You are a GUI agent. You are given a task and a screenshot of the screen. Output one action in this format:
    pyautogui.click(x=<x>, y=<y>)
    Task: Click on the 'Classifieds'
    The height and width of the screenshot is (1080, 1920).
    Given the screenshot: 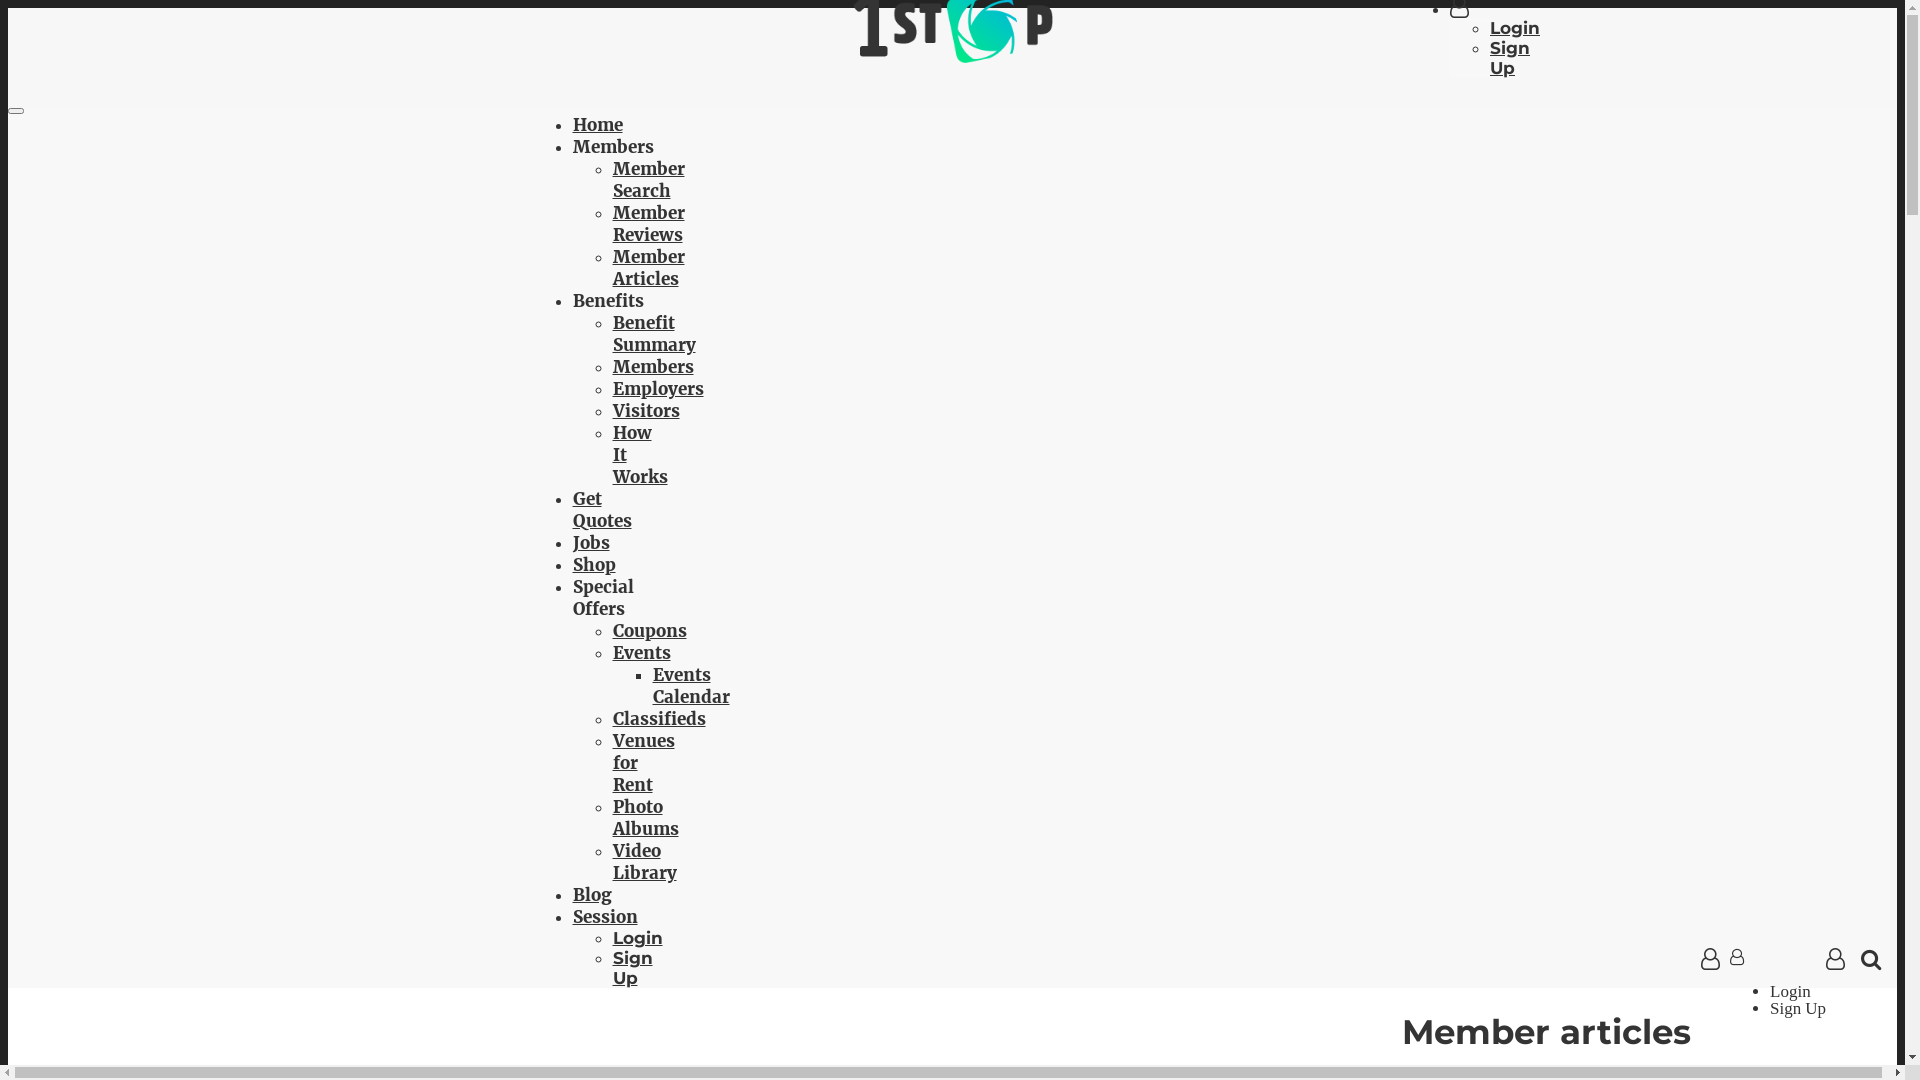 What is the action you would take?
    pyautogui.click(x=658, y=717)
    